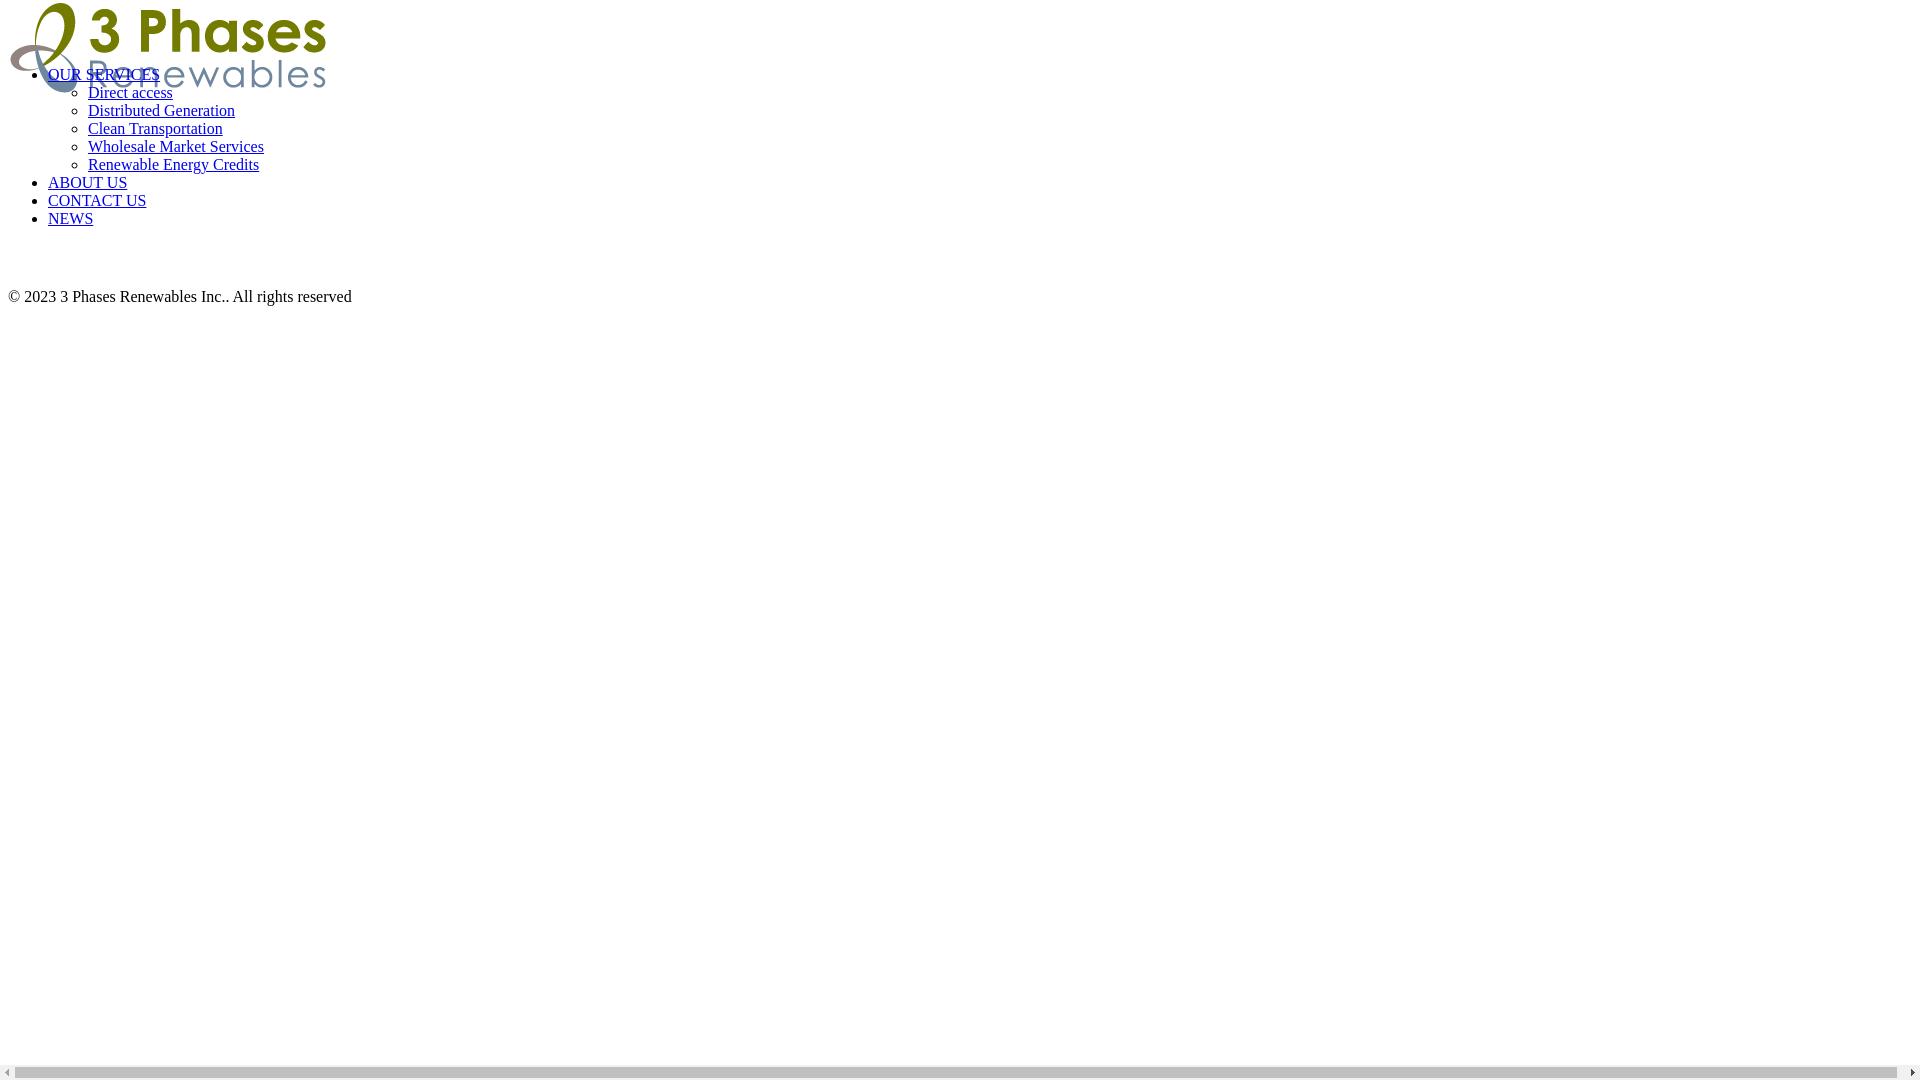 This screenshot has width=1920, height=1080. Describe the element at coordinates (173, 163) in the screenshot. I see `'Renewable Energy Credits'` at that location.